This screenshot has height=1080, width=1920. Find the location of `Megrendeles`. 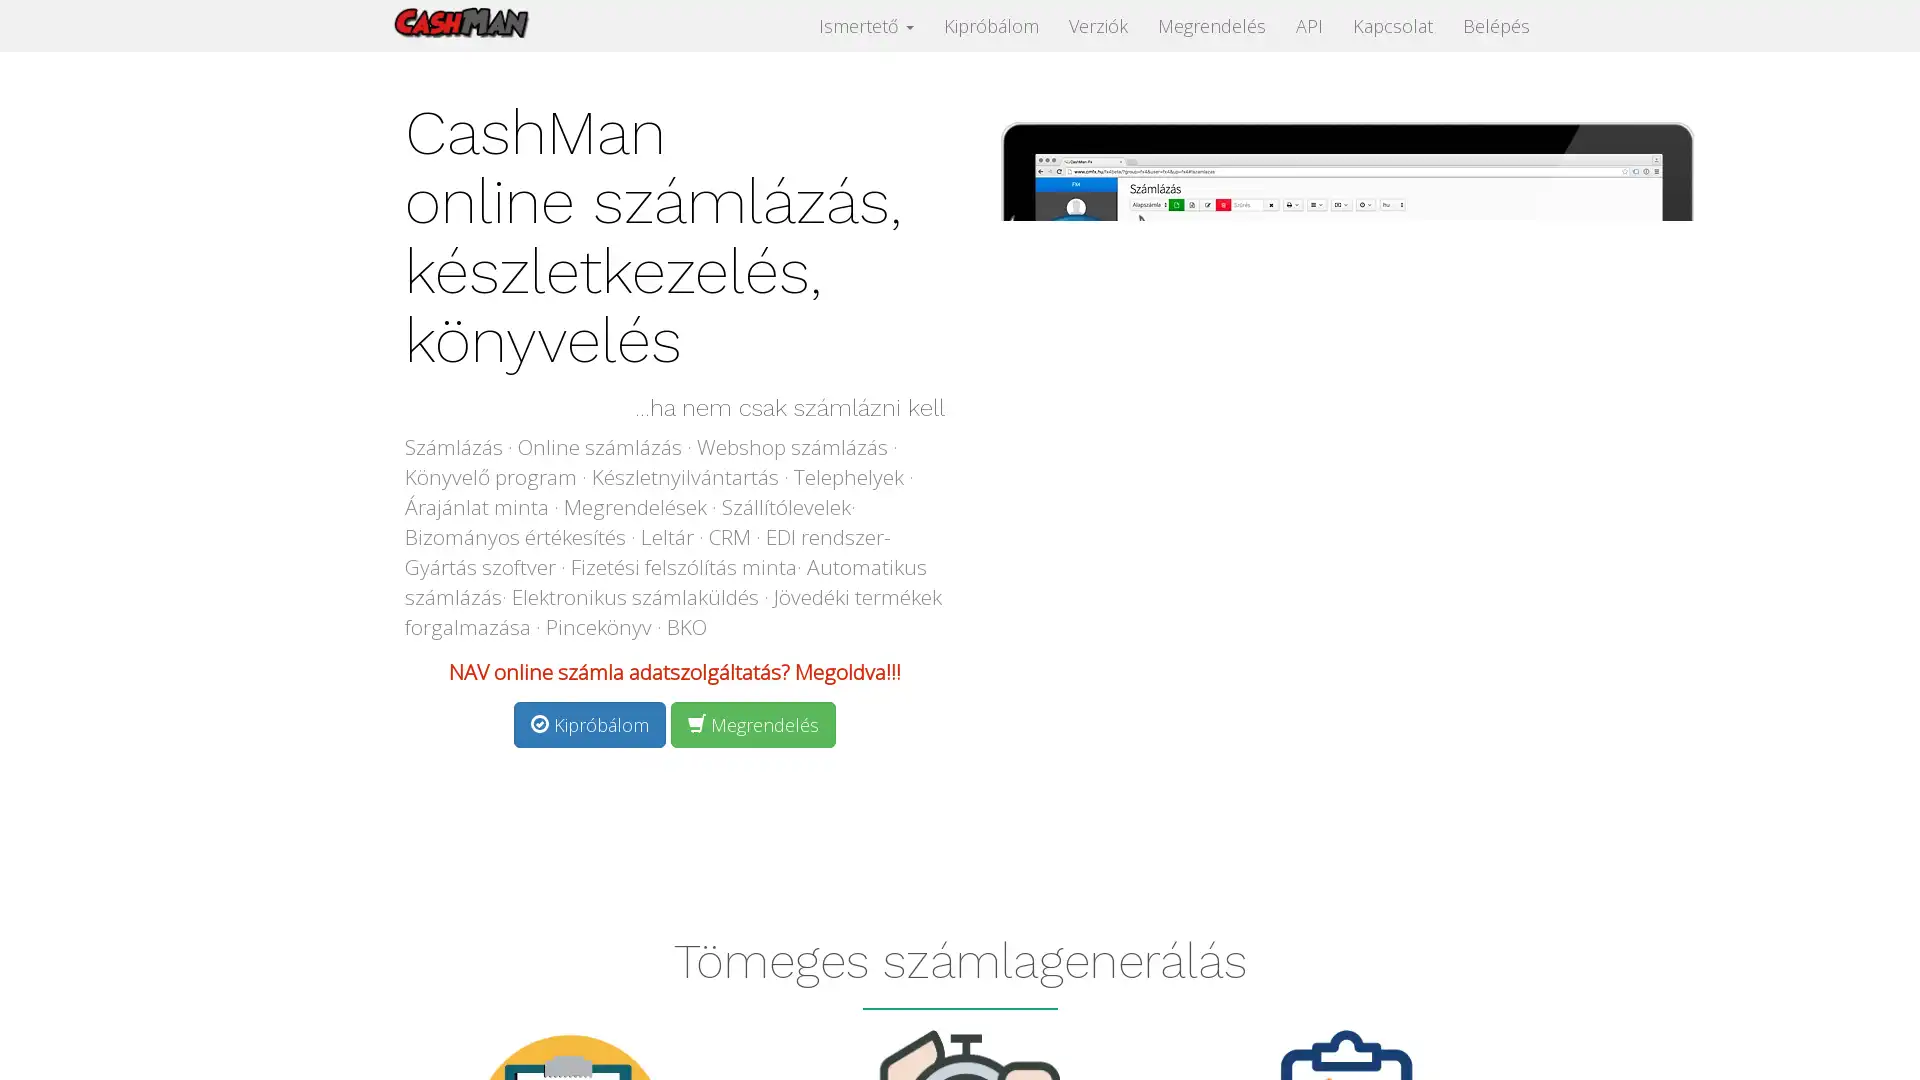

Megrendeles is located at coordinates (752, 724).